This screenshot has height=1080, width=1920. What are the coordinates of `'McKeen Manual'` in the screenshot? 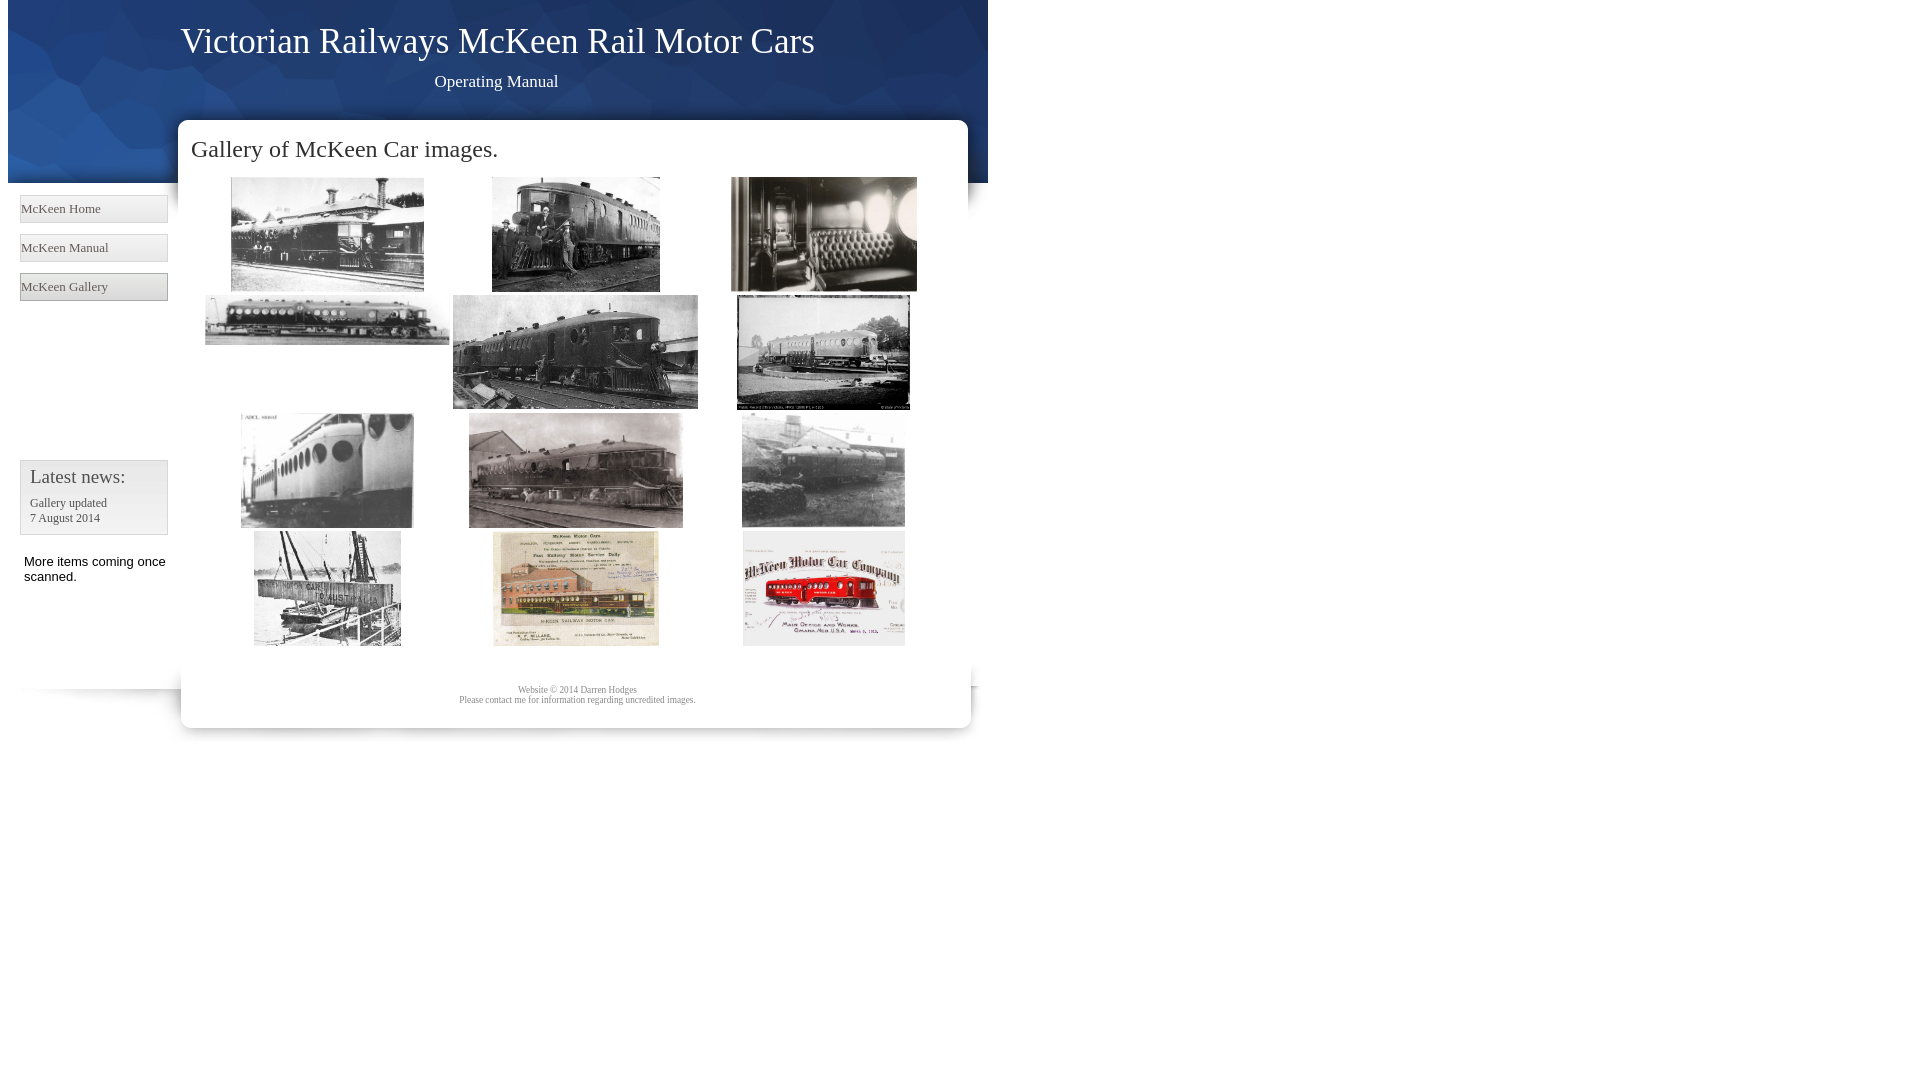 It's located at (93, 246).